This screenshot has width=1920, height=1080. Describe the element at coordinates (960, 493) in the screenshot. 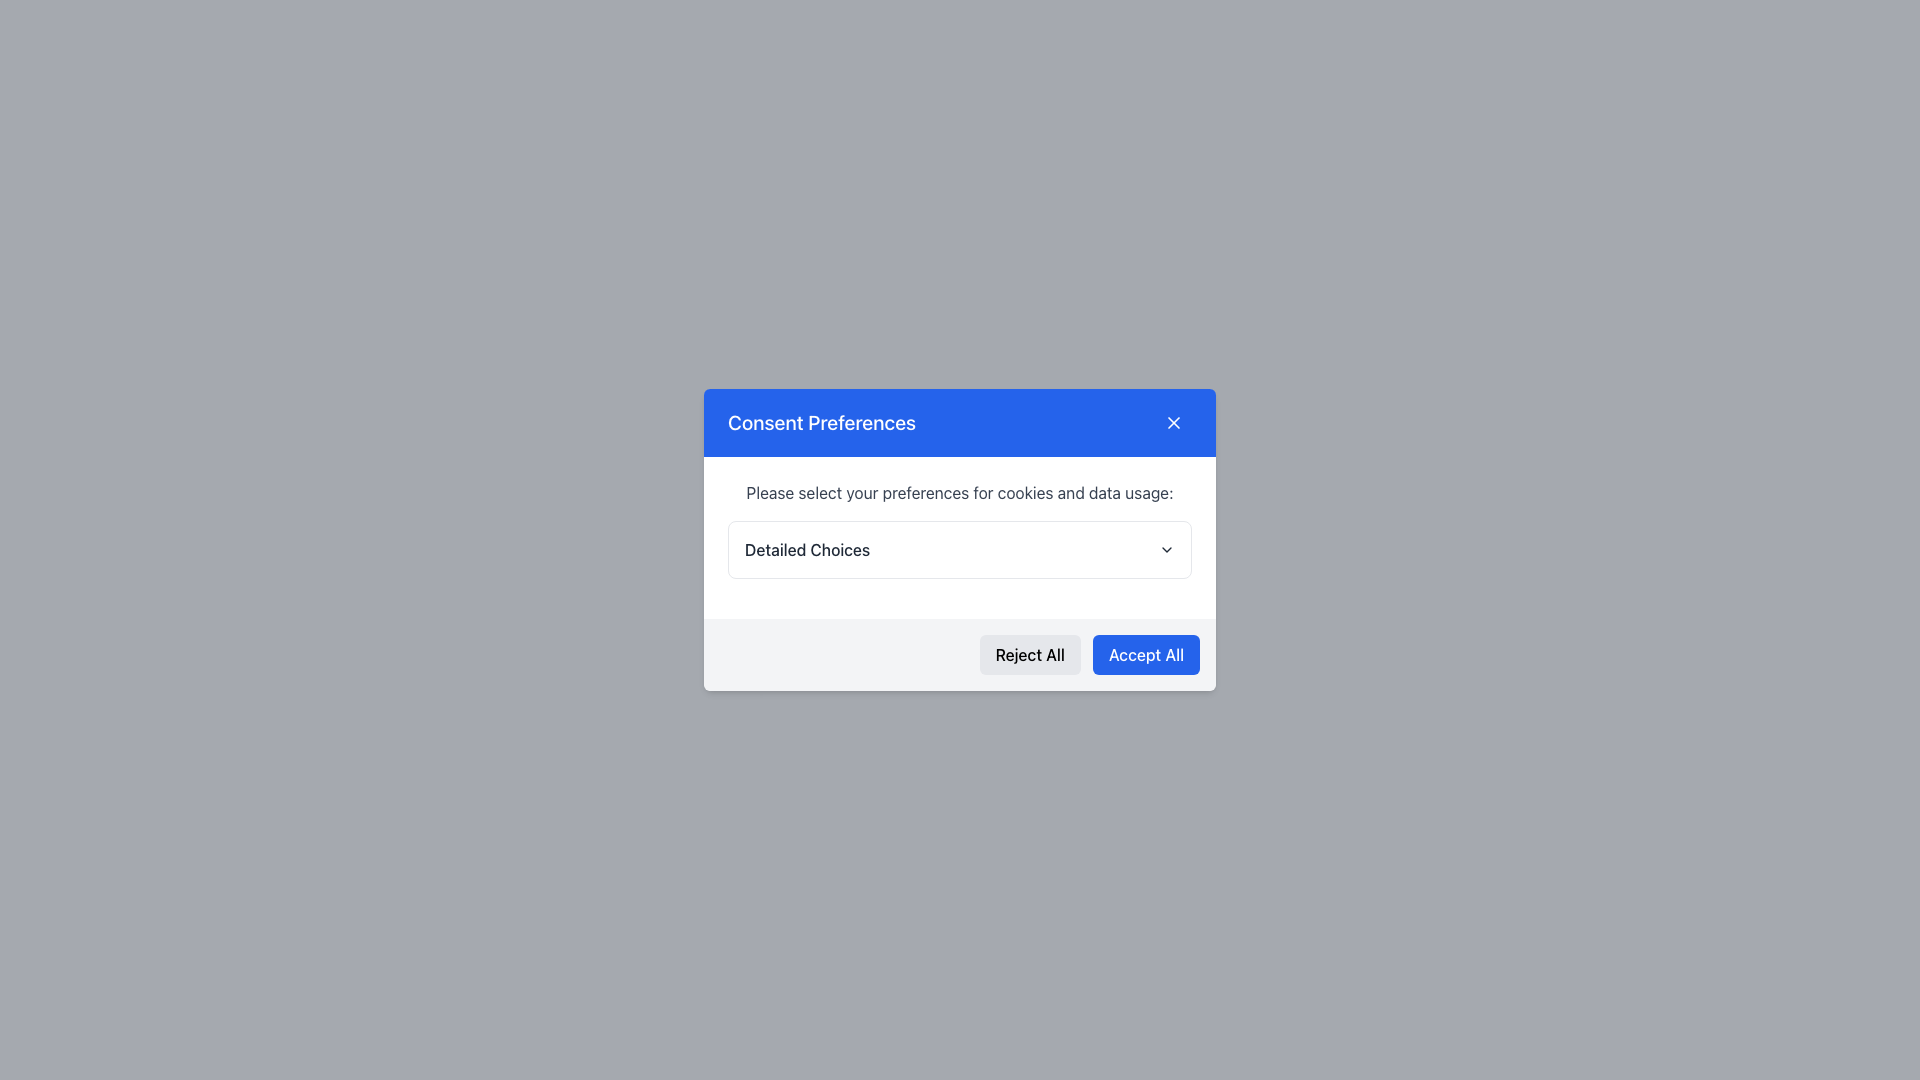

I see `the Informational Text element that reads 'Please select your preferences for cookies and data usage:', positioned at the top section of the modal dialog box above the 'Detailed Choices' dropdown` at that location.